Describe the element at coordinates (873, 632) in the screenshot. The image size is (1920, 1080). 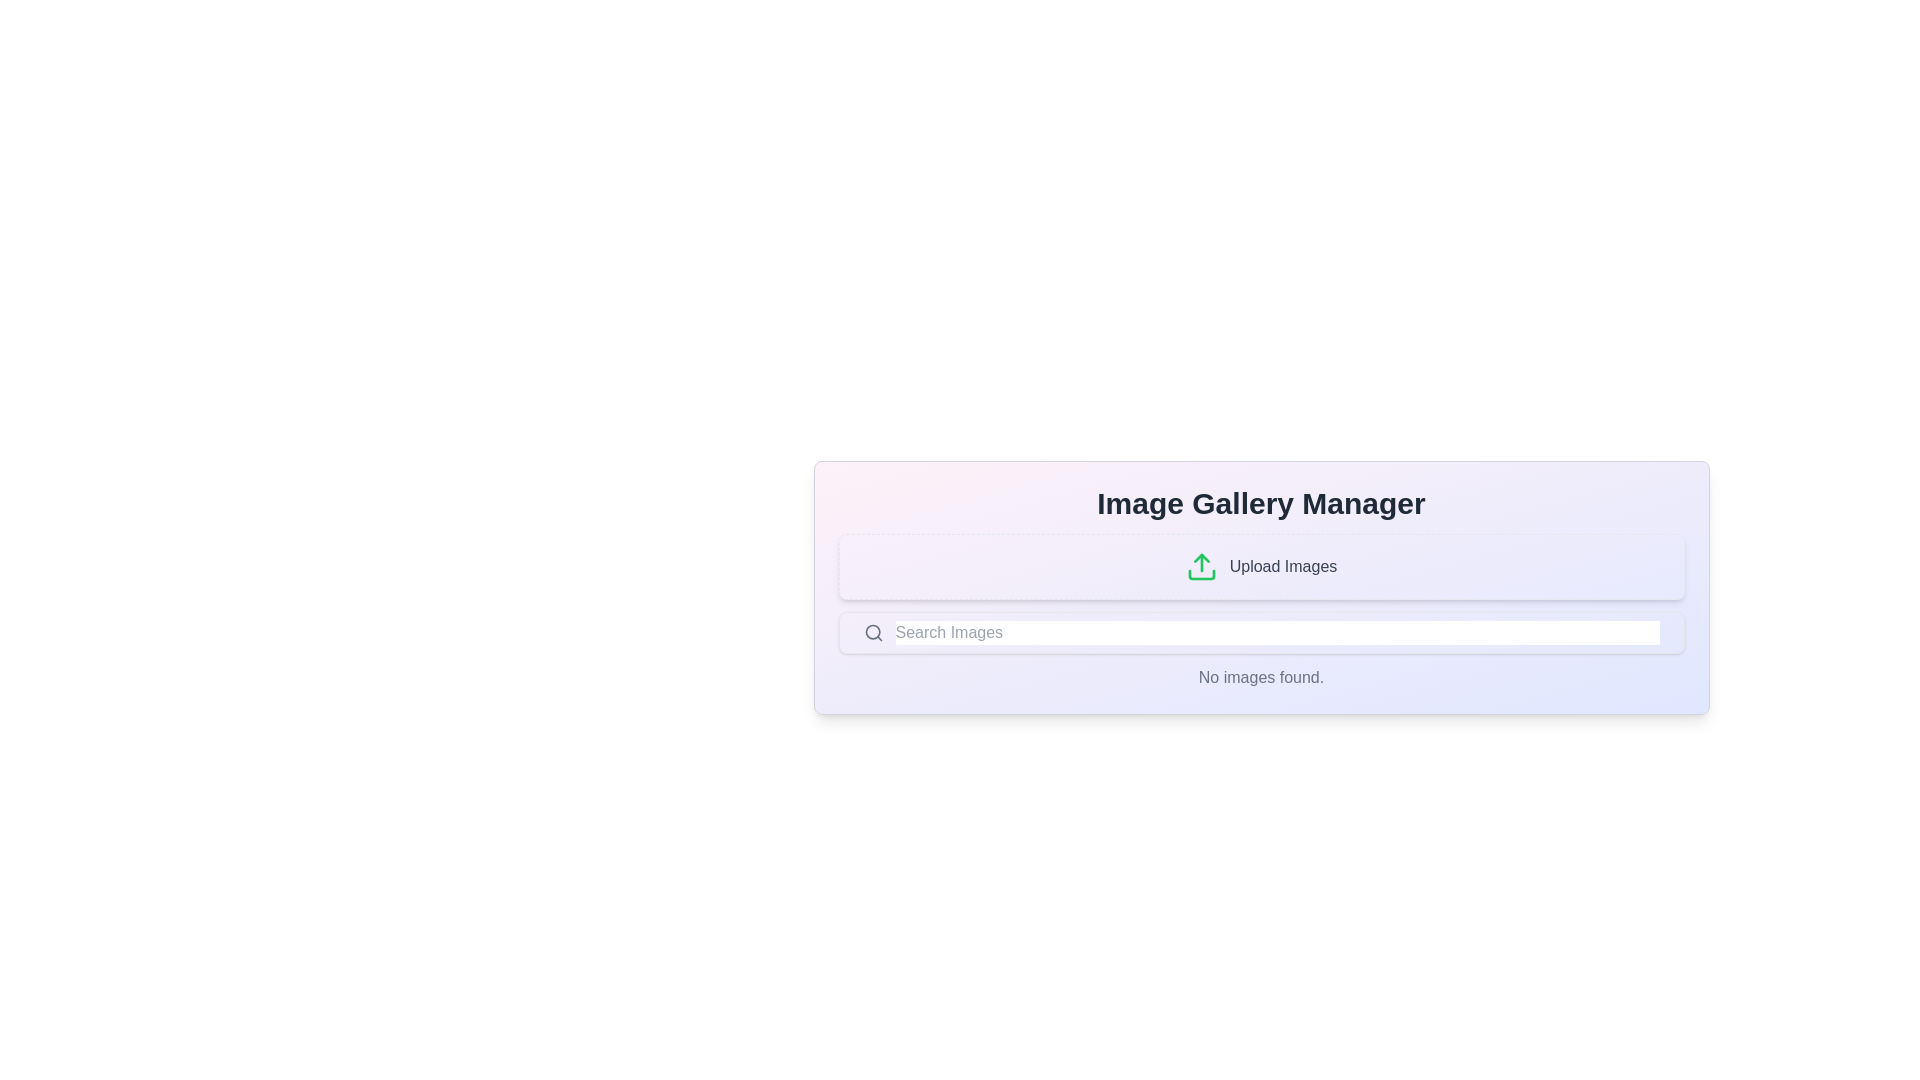
I see `the search icon located at the leftmost part of the horizontally arranged group, which represents the search feature of the application` at that location.